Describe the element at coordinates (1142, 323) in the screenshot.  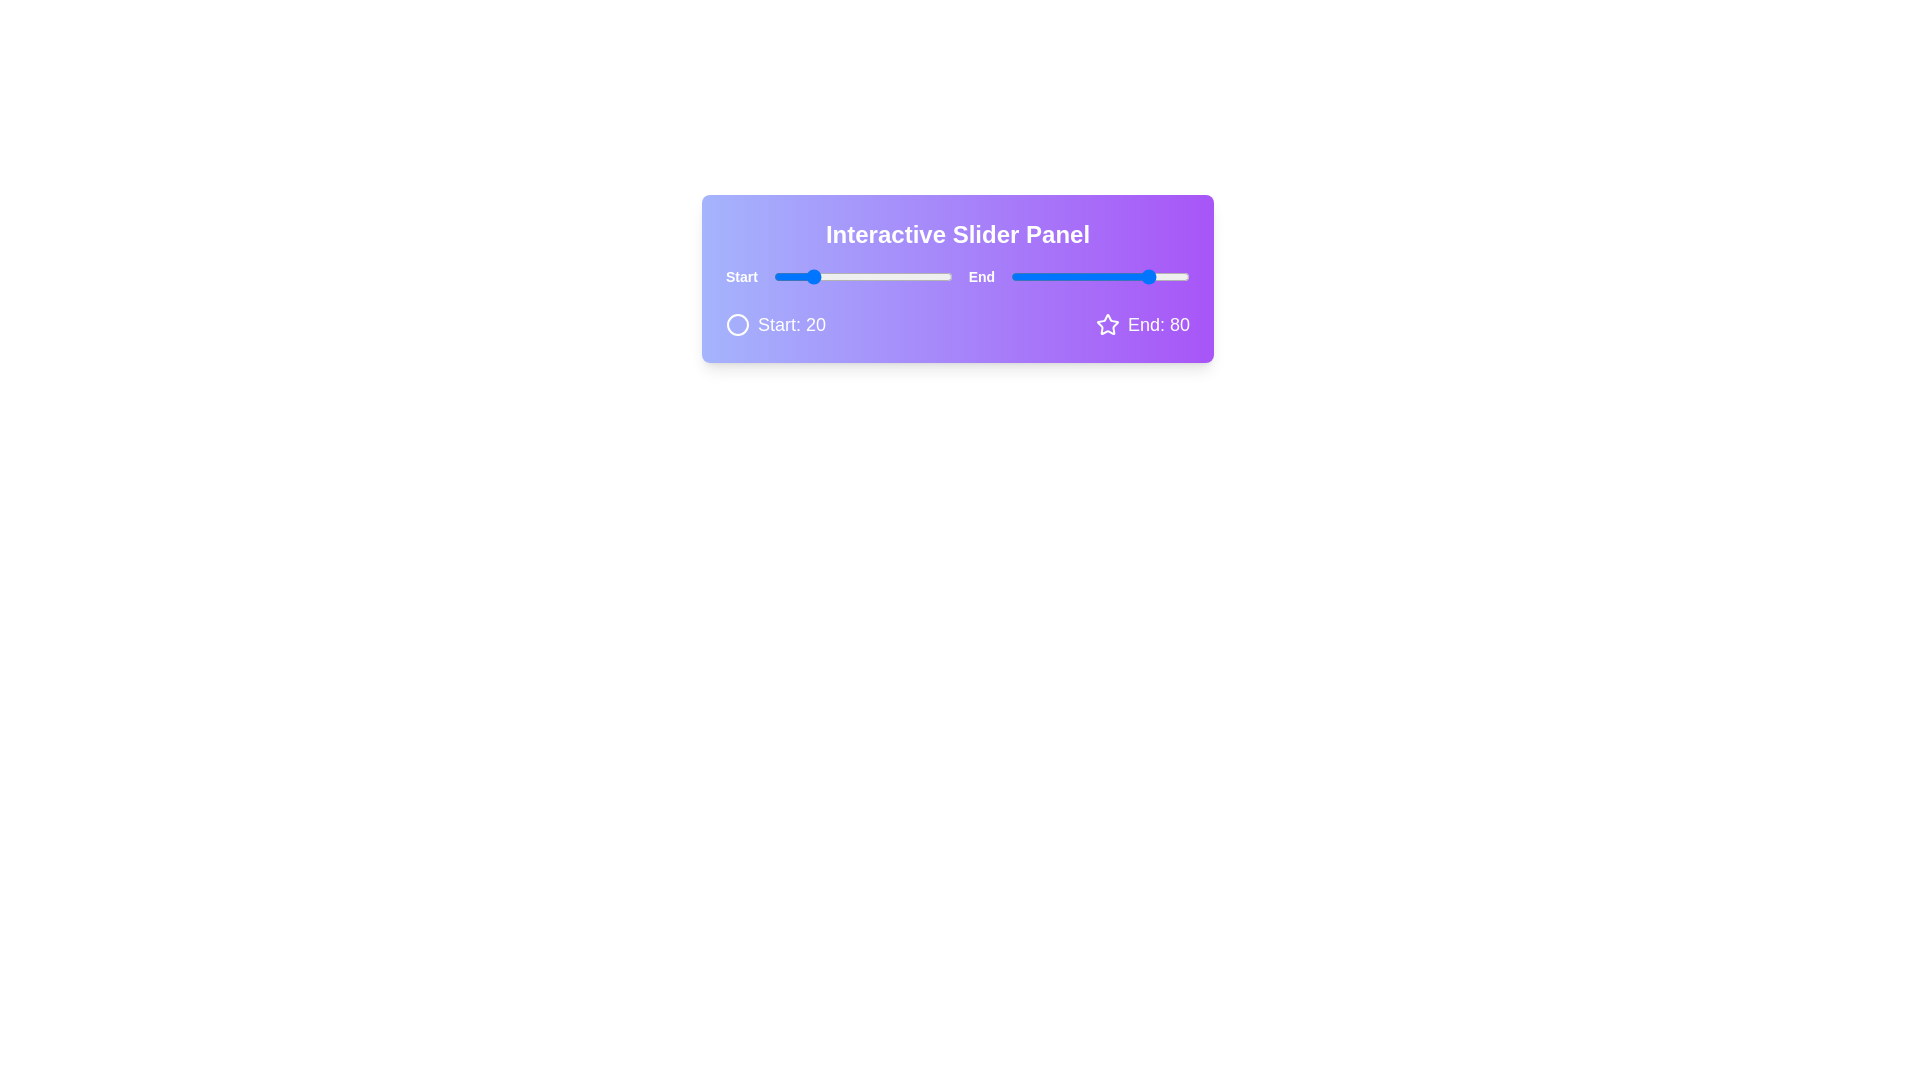
I see `the Text-and-icon label that contains a star icon followed by the text 'End: 80', which is styled with a gradient background and is positioned to the right of the 'Start: 20' label` at that location.